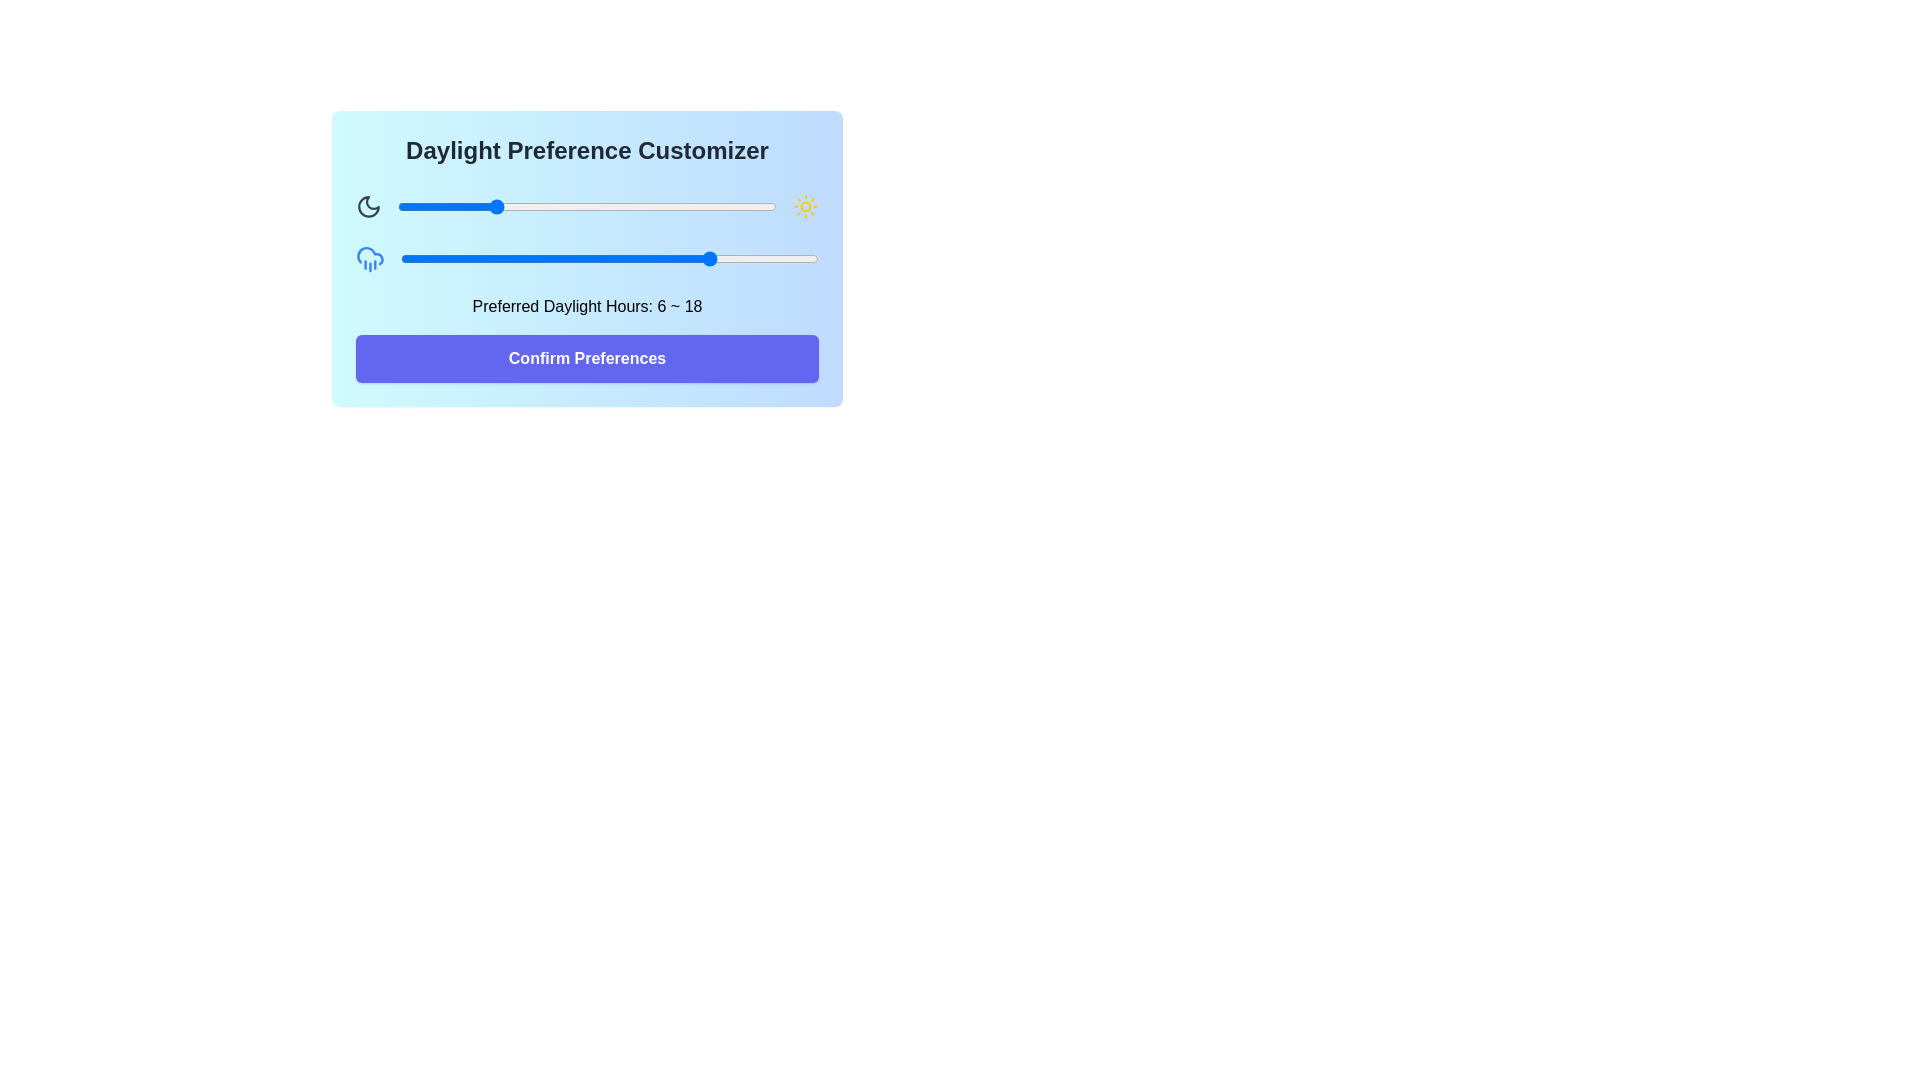 The width and height of the screenshot is (1920, 1080). What do you see at coordinates (805, 207) in the screenshot?
I see `the sun icon, which is an SVG illustration characterized by a yellow central circle and radiating sunbeams, located at the far right of the layout` at bounding box center [805, 207].